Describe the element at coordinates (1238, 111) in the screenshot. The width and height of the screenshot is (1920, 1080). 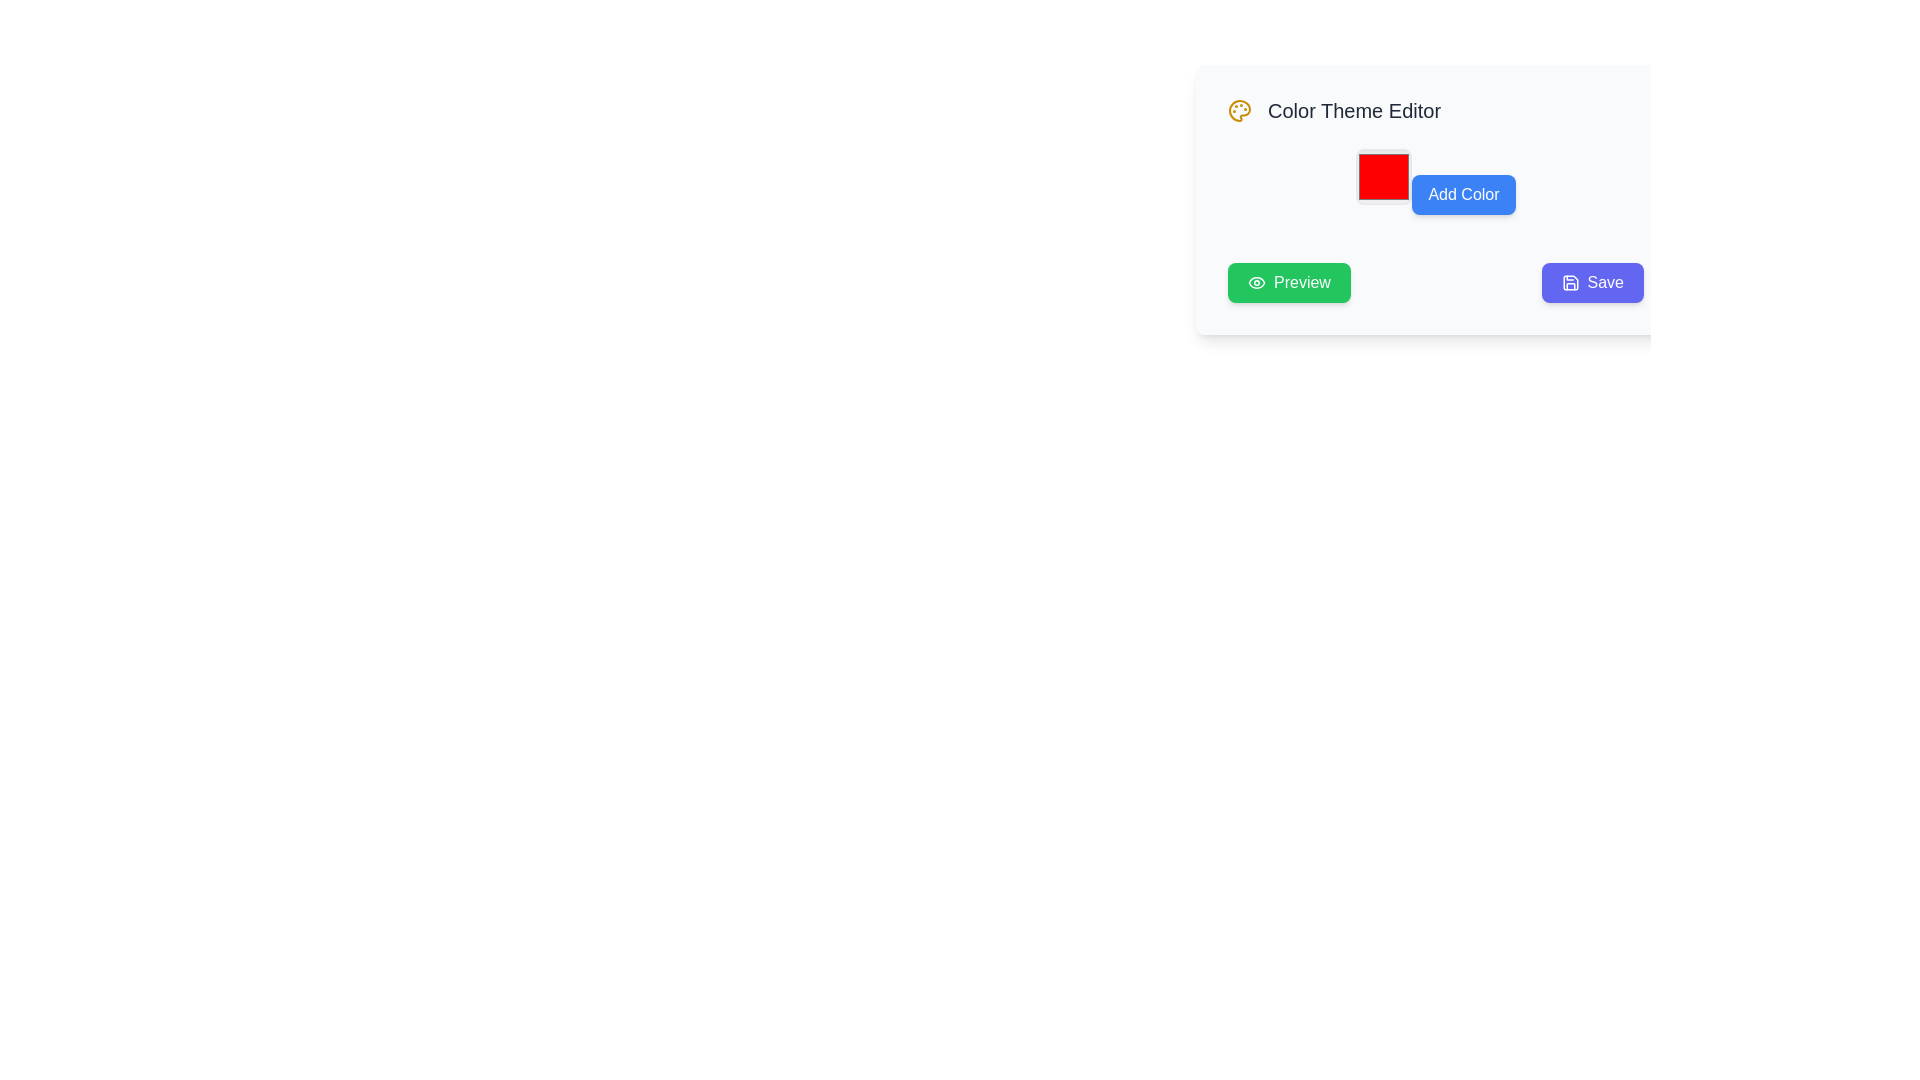
I see `the decorative palette icon which is the leftmost item in the header of the 'Color Theme Editor' section, next to the title 'Color Theme Editor'` at that location.